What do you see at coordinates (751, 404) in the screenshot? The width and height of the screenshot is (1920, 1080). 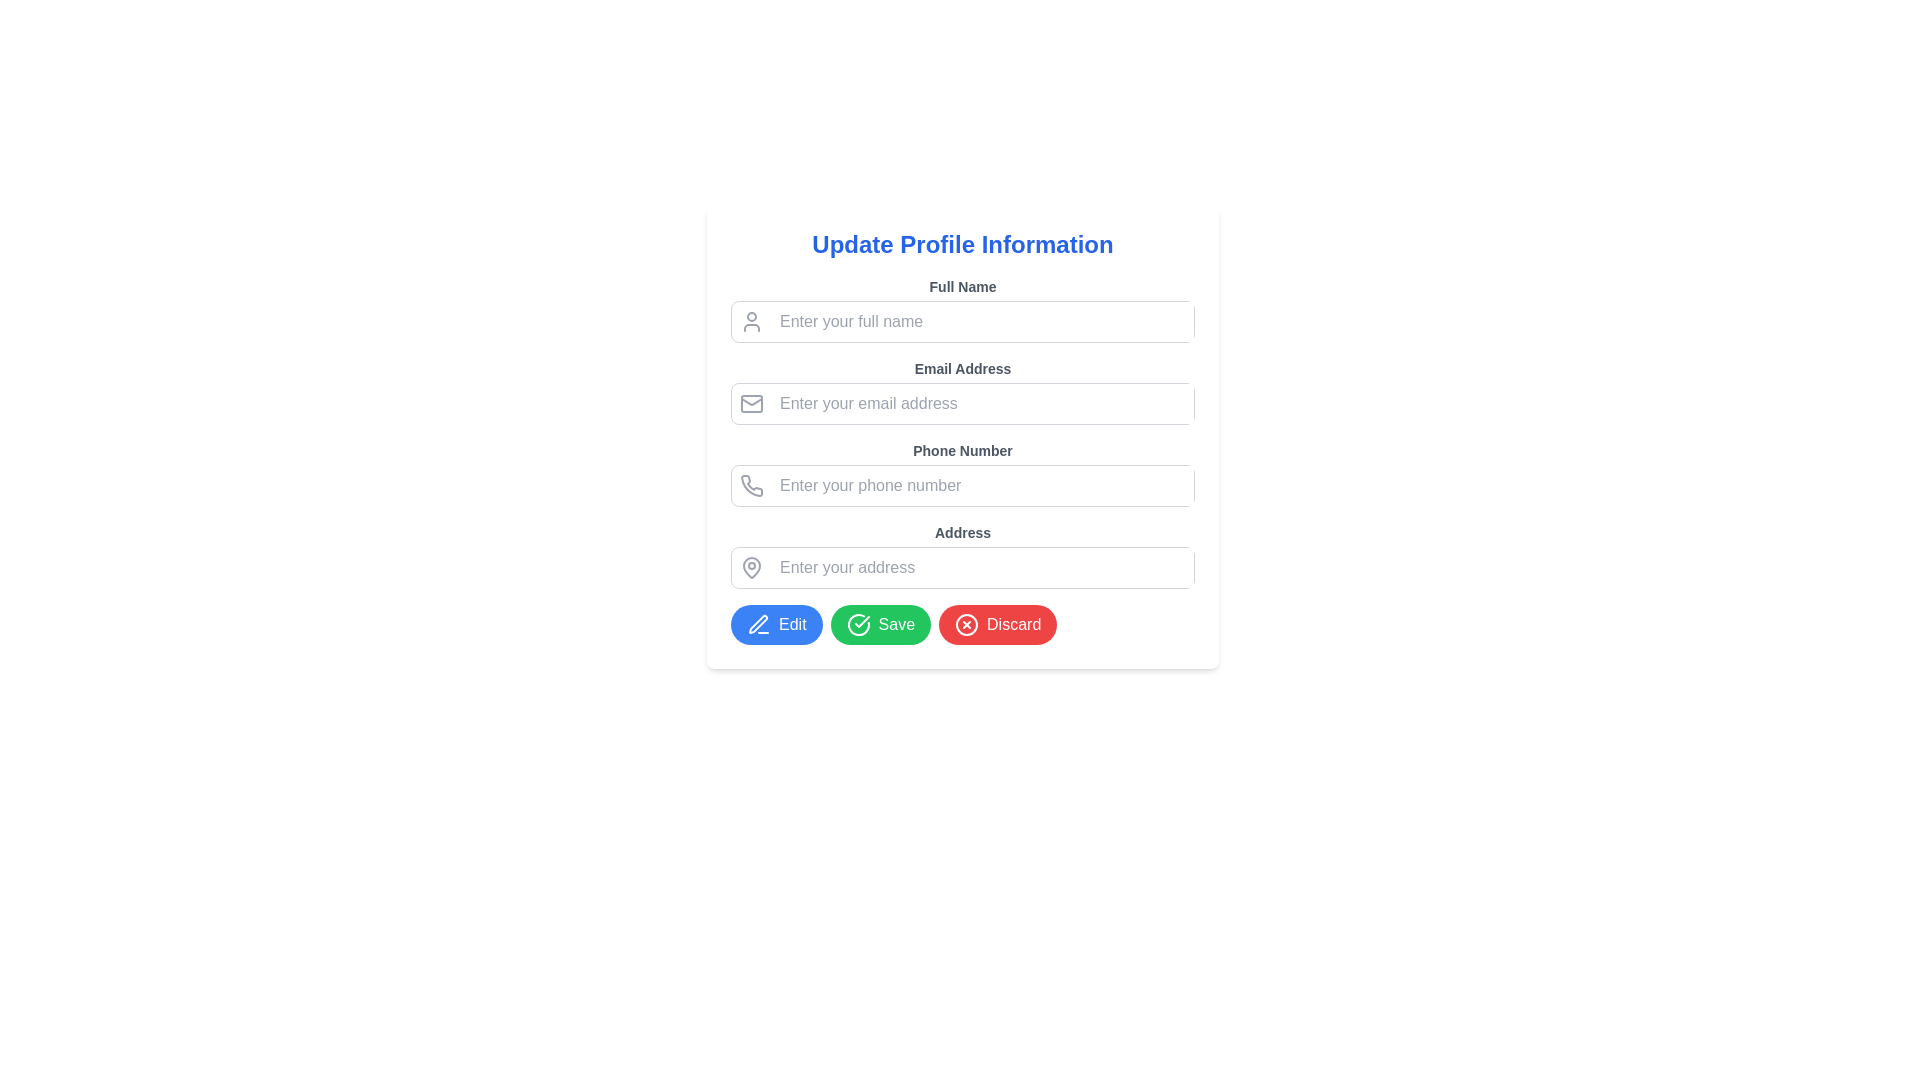 I see `the SVG mail icon that visually cues the 'Email Address' input field, located just to the left inside the input box` at bounding box center [751, 404].